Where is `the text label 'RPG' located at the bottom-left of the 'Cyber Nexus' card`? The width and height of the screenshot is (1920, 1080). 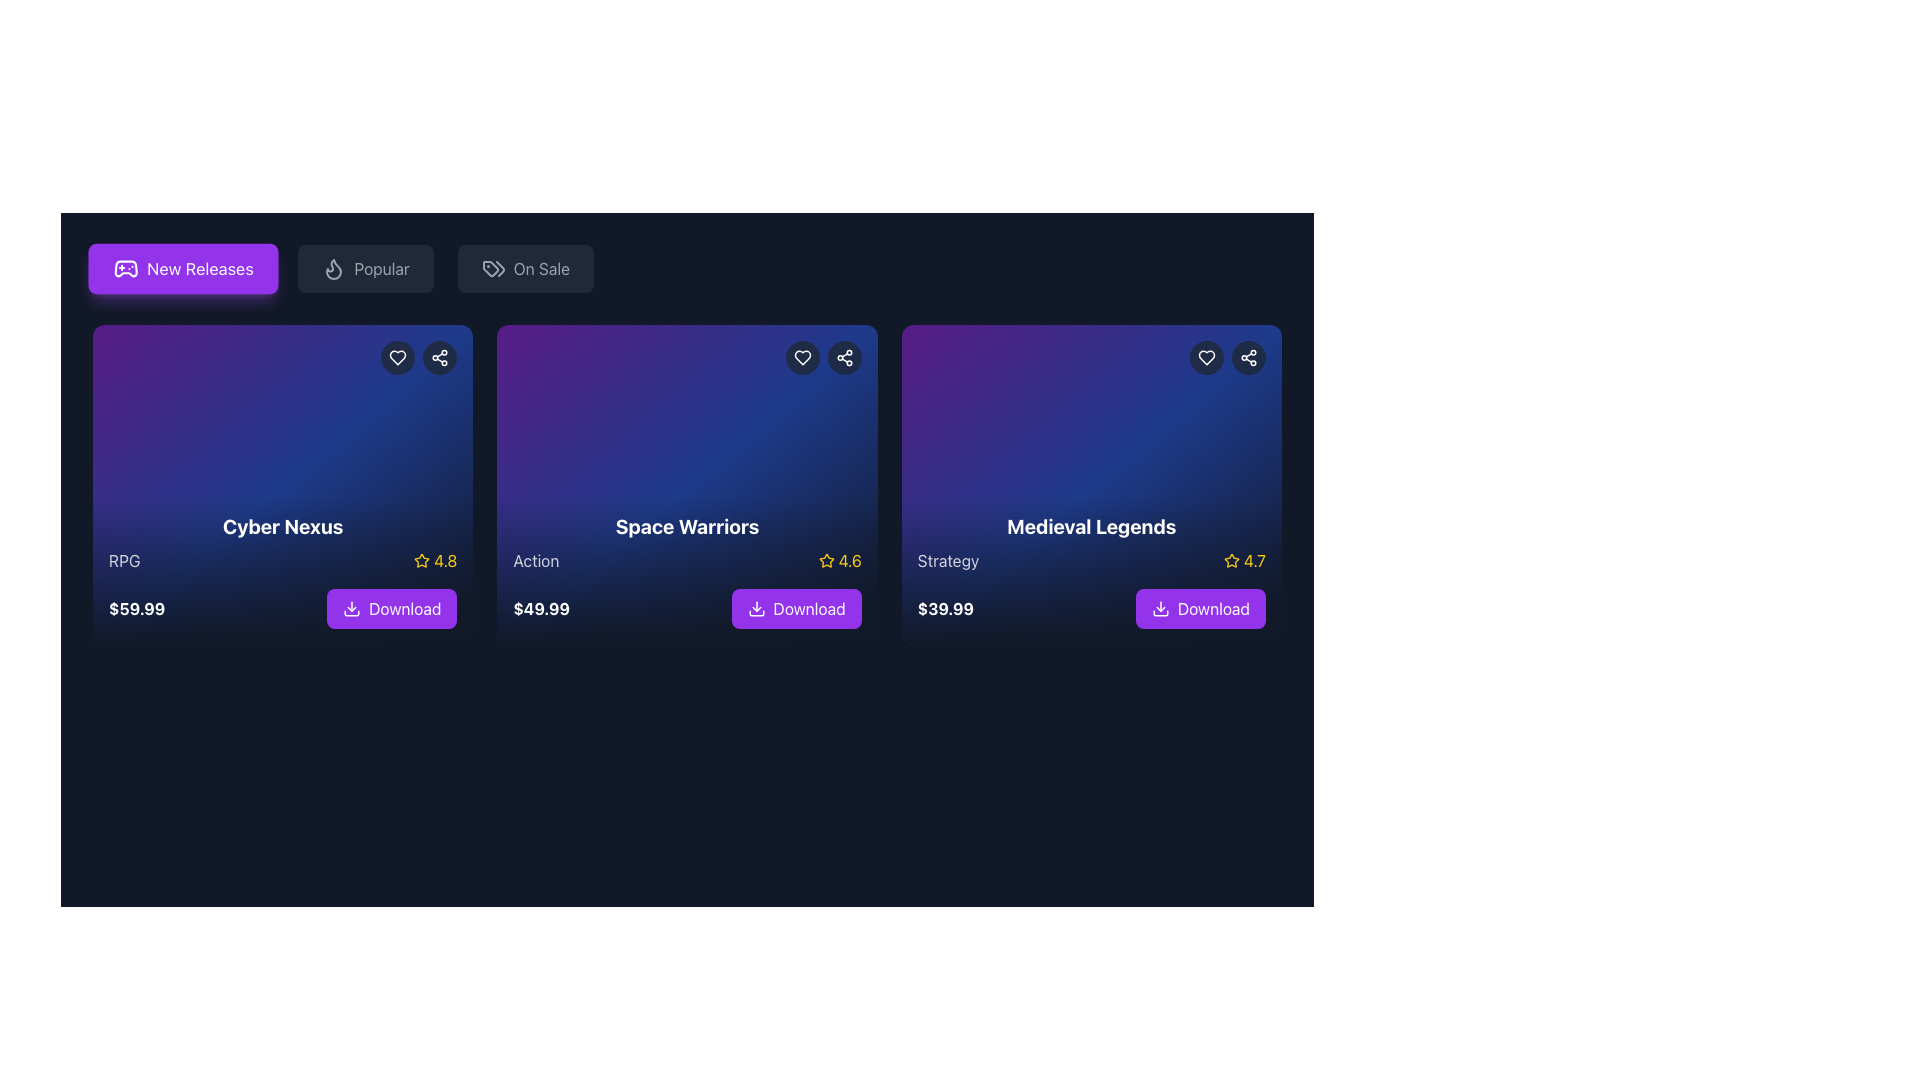 the text label 'RPG' located at the bottom-left of the 'Cyber Nexus' card is located at coordinates (123, 560).